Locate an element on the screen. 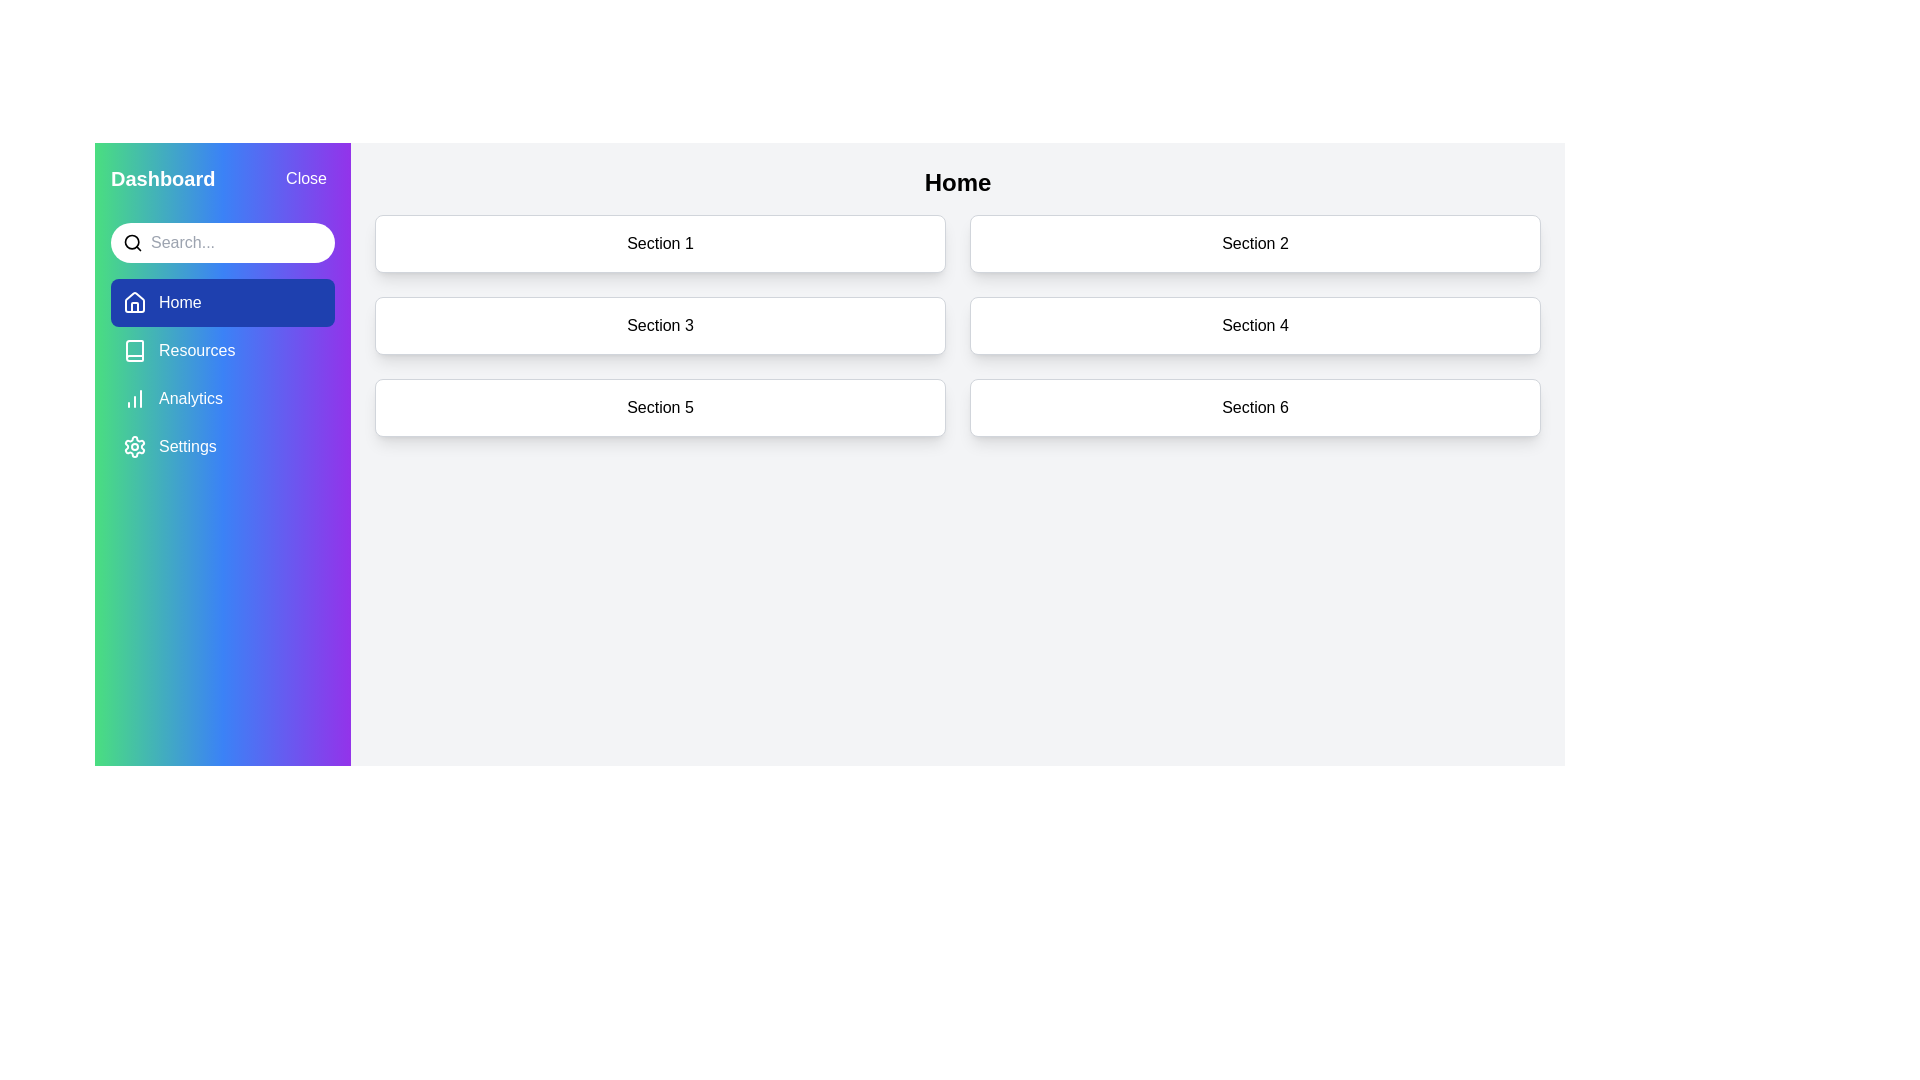 Image resolution: width=1920 pixels, height=1080 pixels. the menu item Settings from the sidebar is located at coordinates (222, 446).